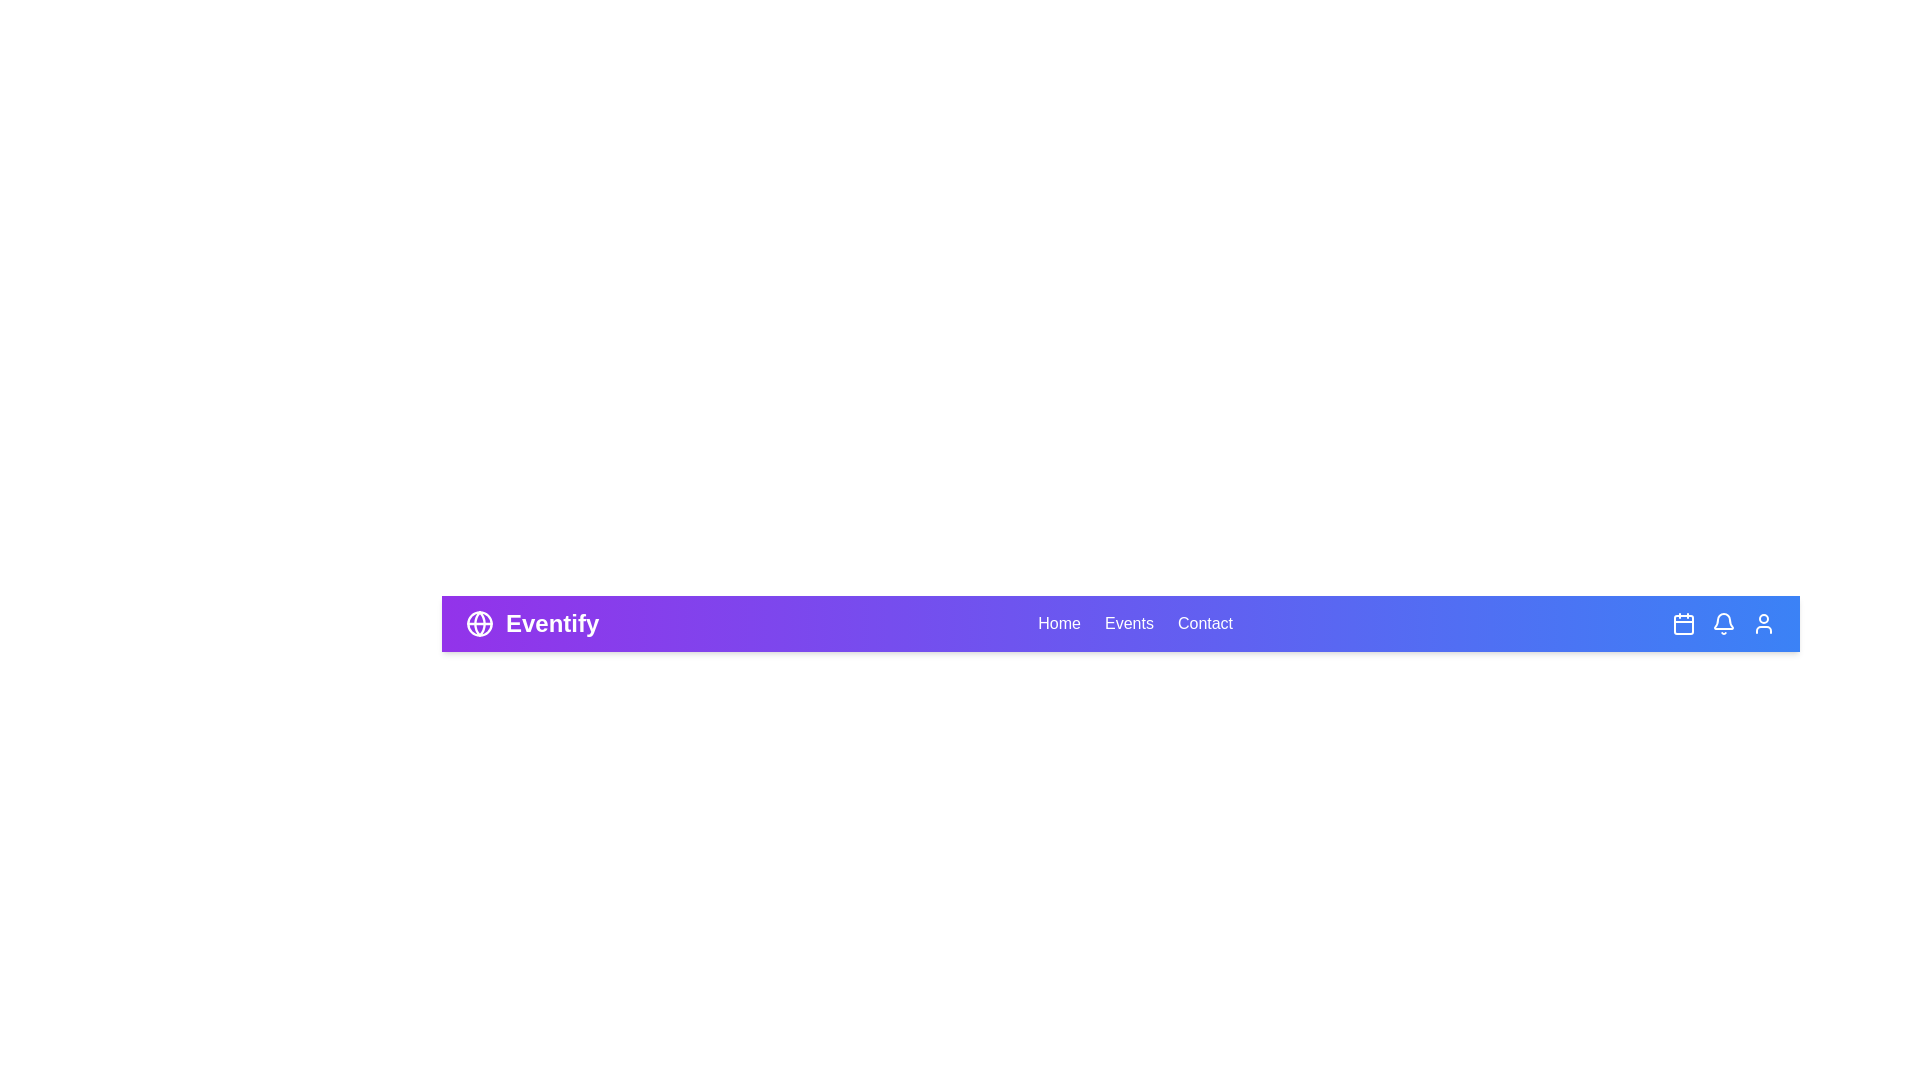 The width and height of the screenshot is (1920, 1080). What do you see at coordinates (1722, 623) in the screenshot?
I see `the bell icon to view notifications` at bounding box center [1722, 623].